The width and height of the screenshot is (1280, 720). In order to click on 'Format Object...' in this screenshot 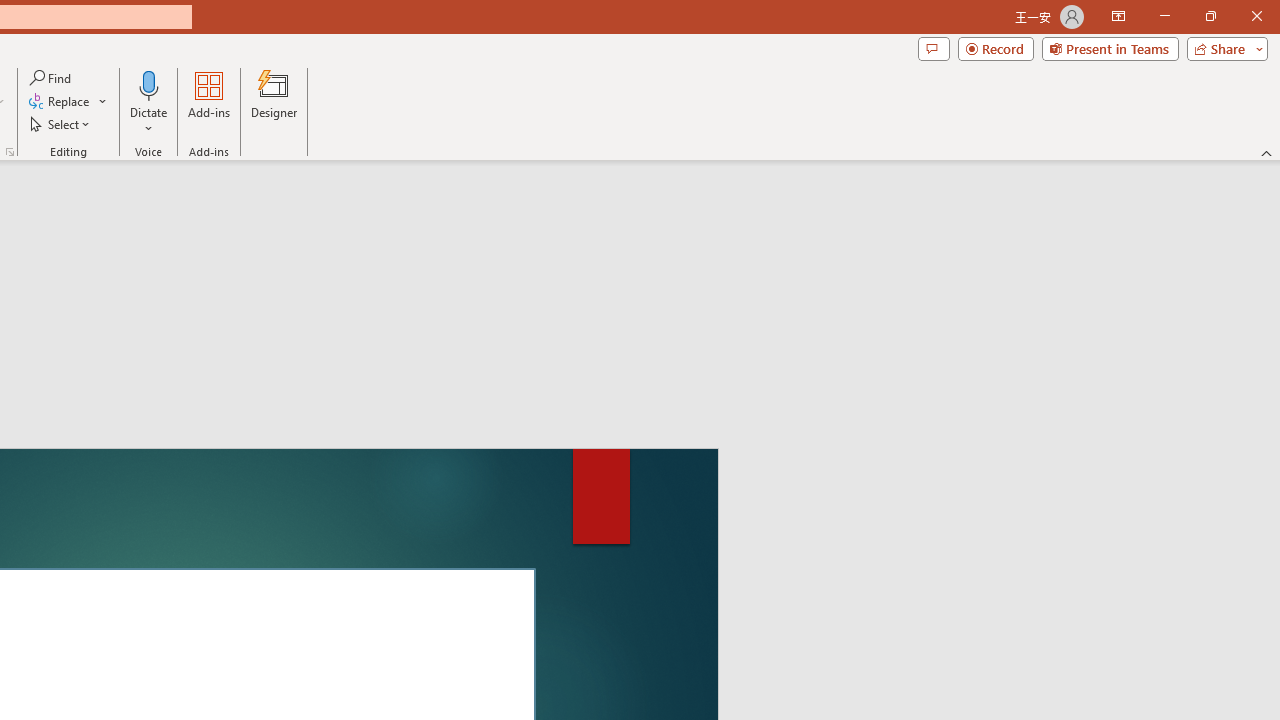, I will do `click(10, 150)`.